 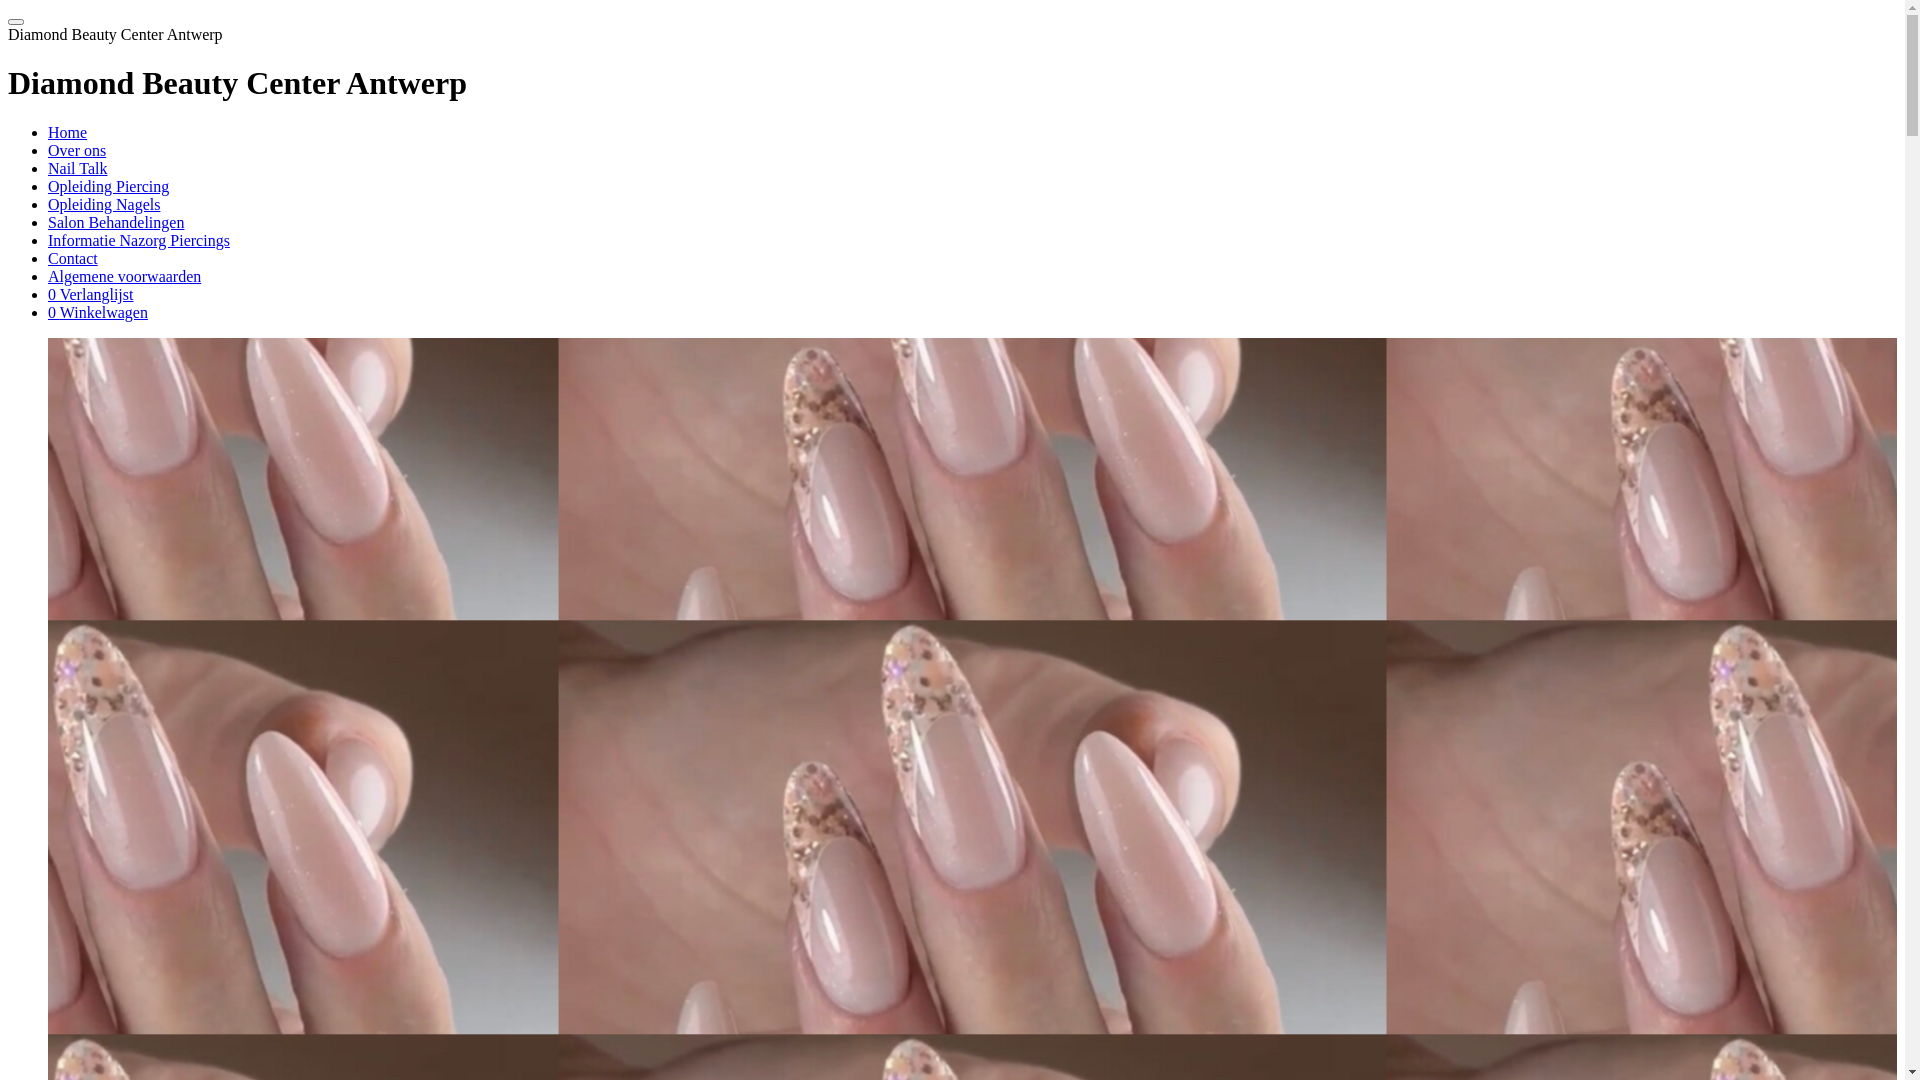 I want to click on 'Informatie Nazorg Piercings', so click(x=138, y=239).